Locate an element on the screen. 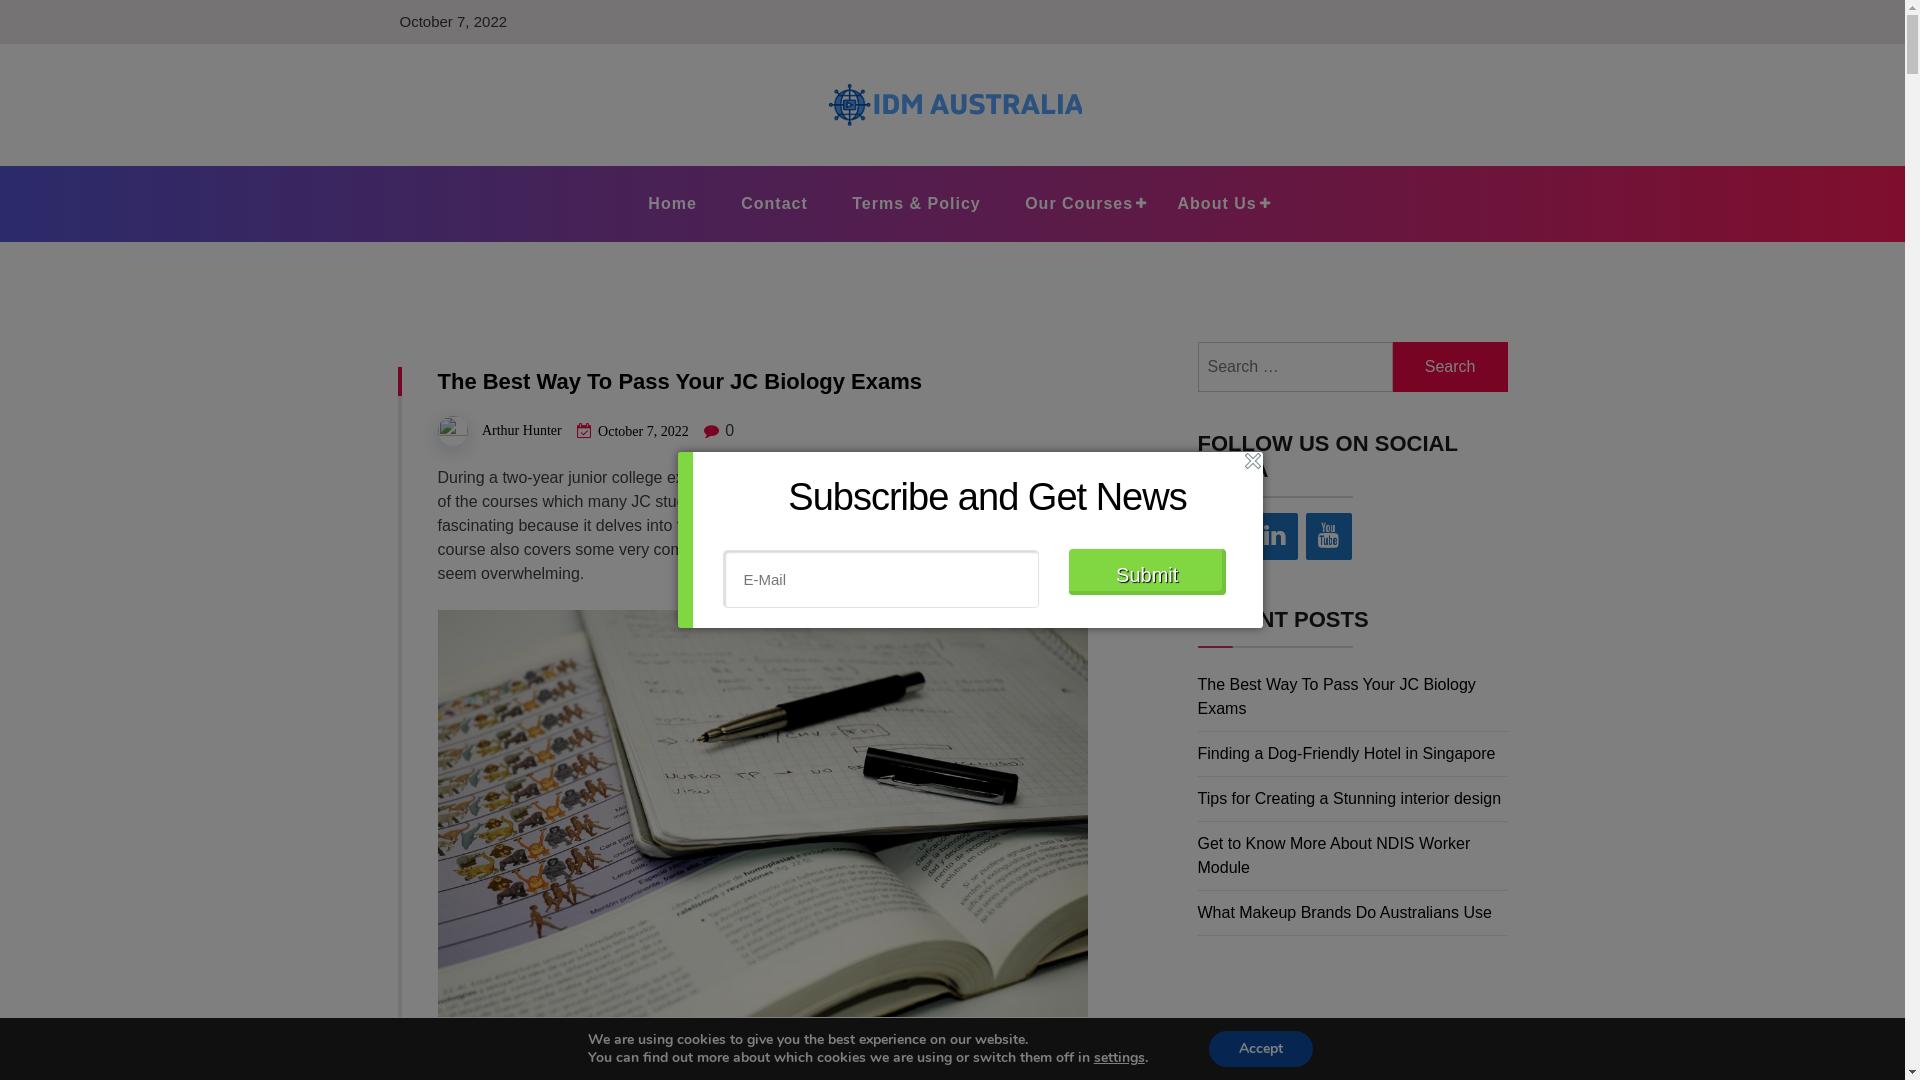  'Our Courses' is located at coordinates (1078, 204).